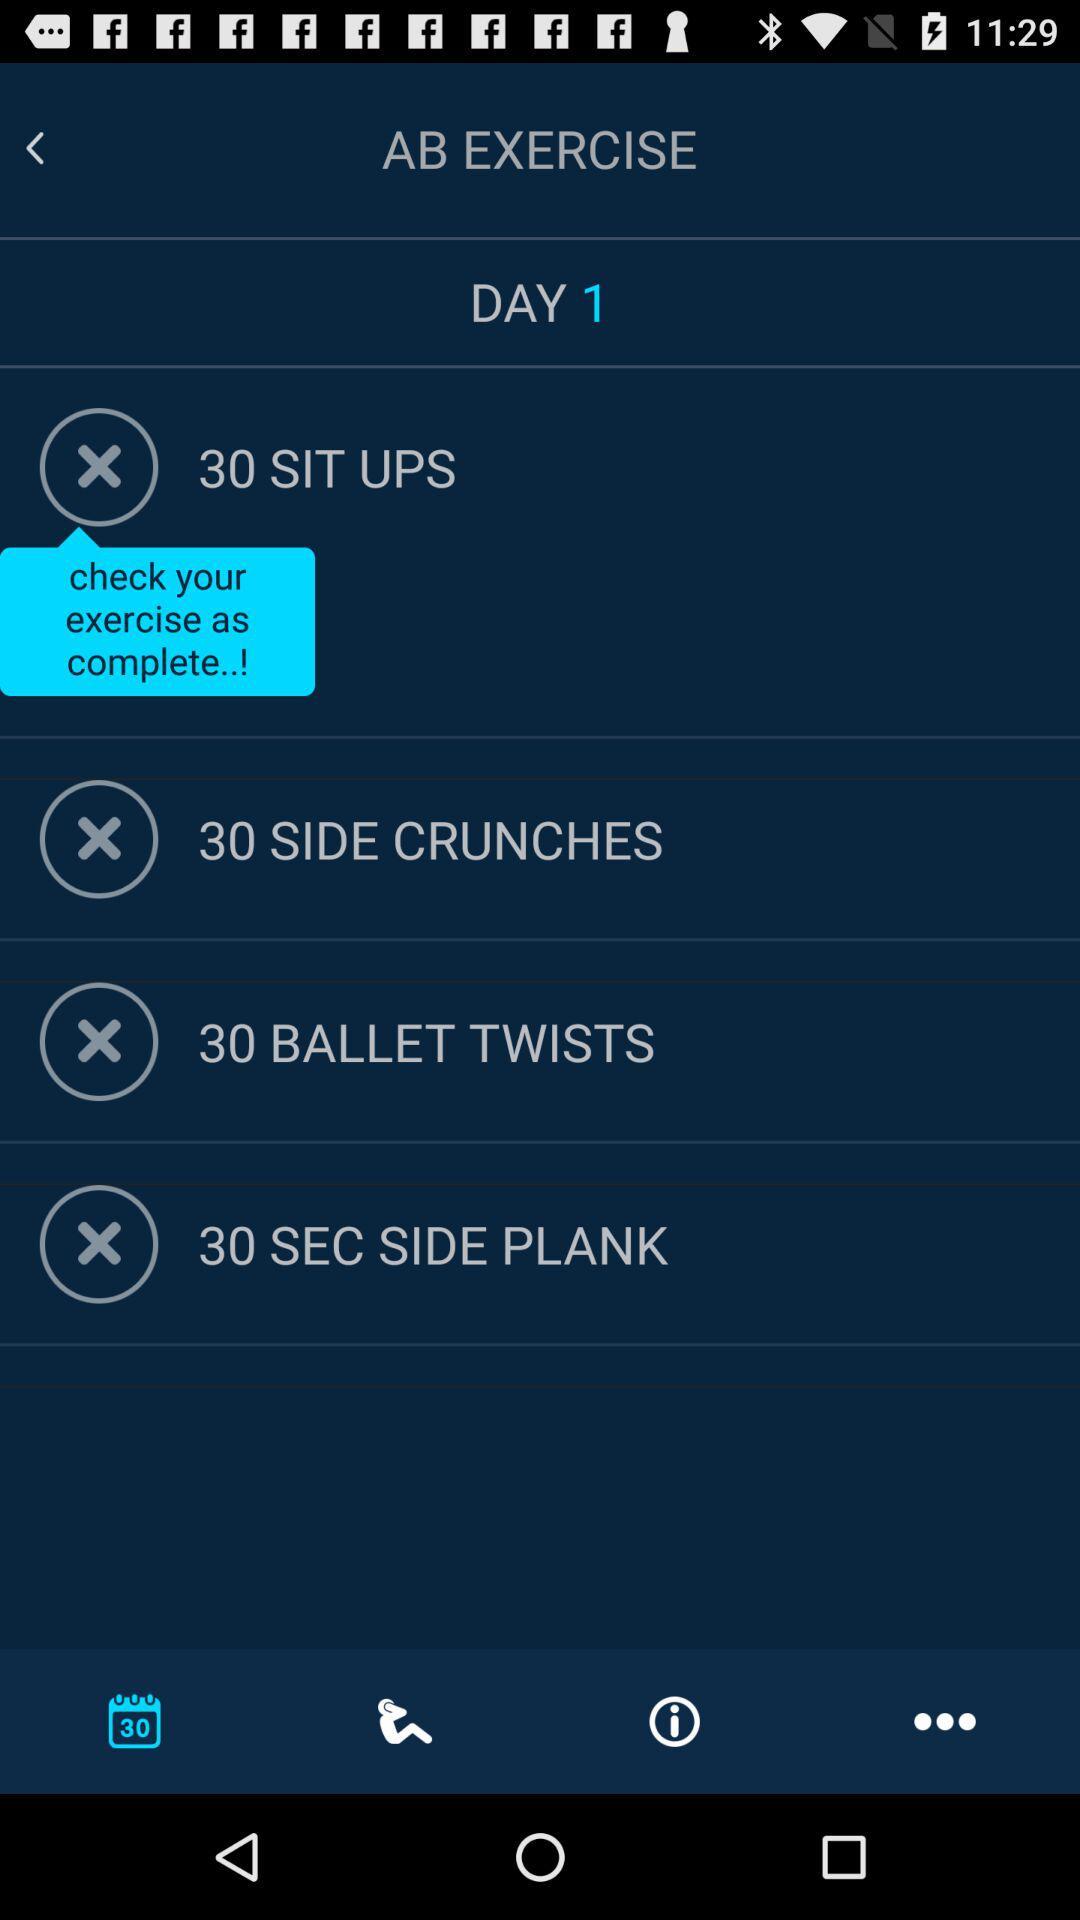 The width and height of the screenshot is (1080, 1920). I want to click on remove, so click(99, 839).